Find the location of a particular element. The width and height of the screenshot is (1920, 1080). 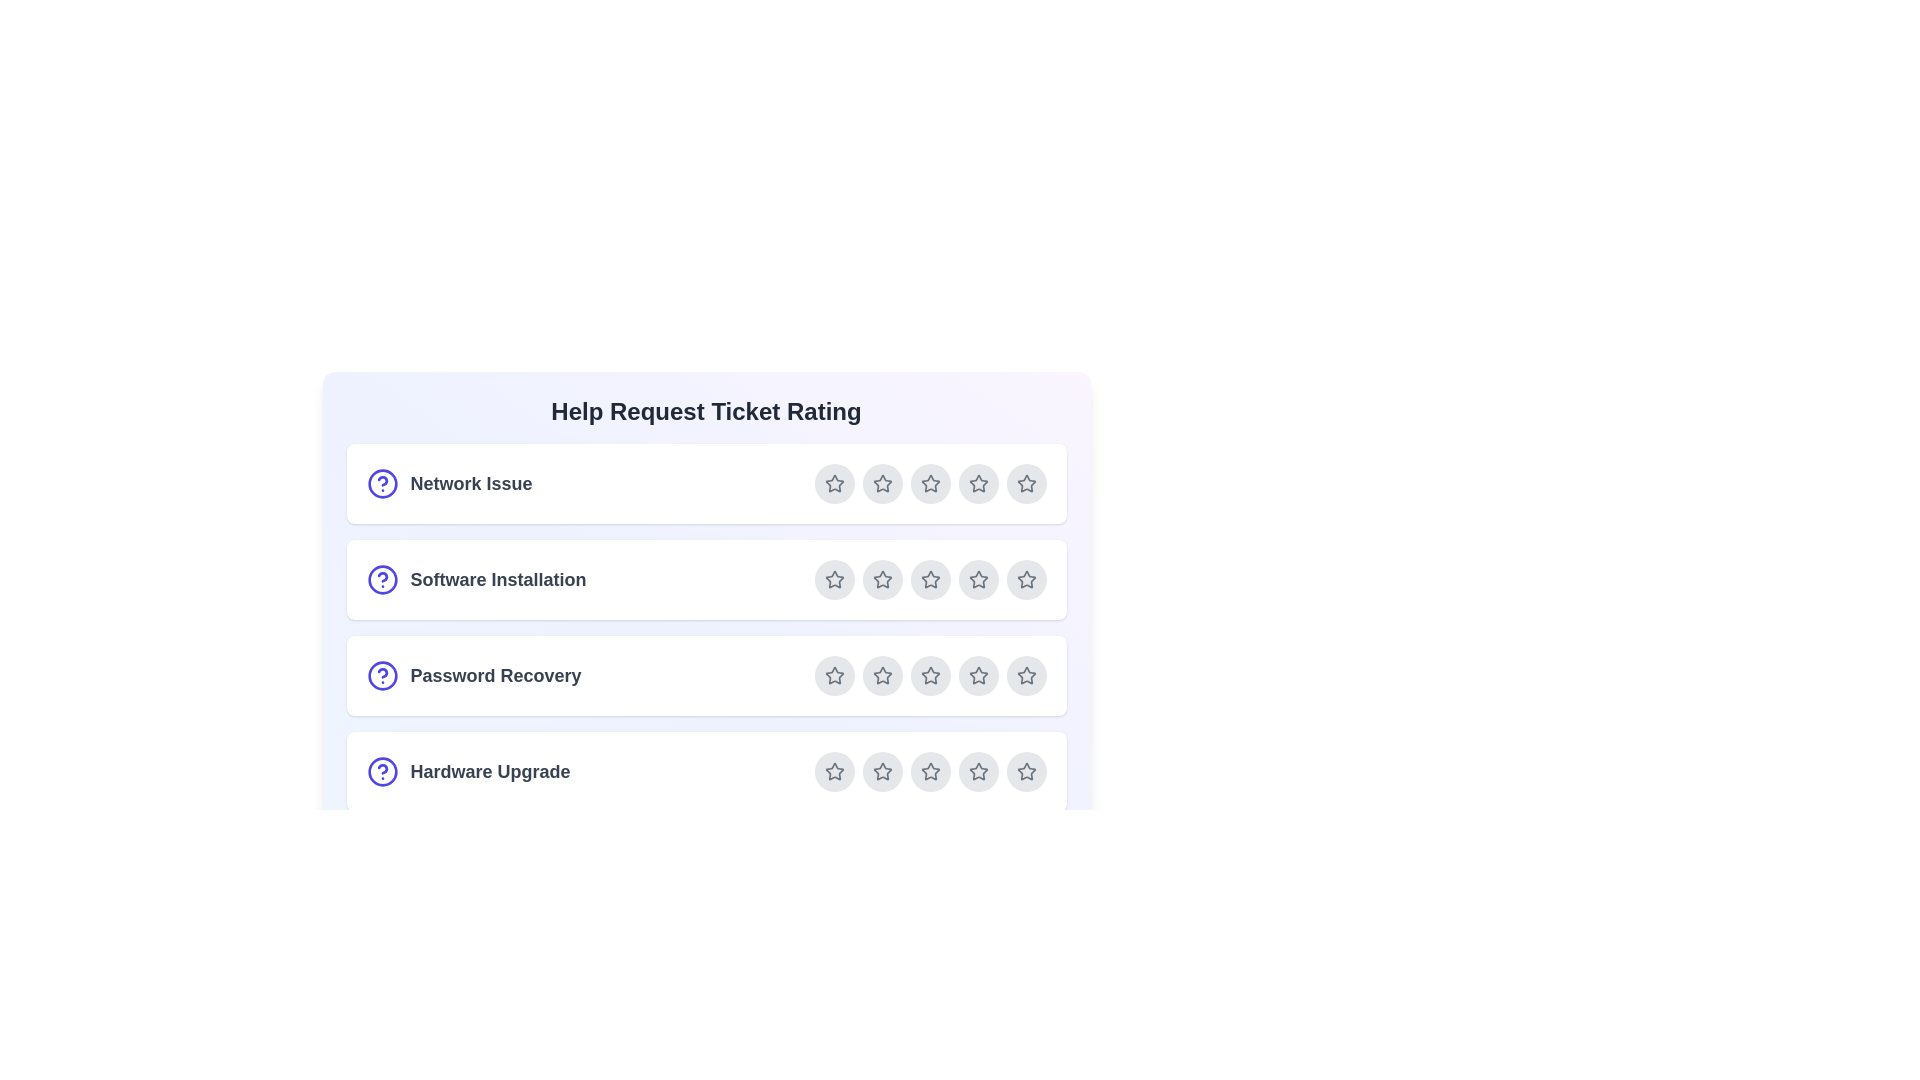

the star corresponding to 4 for the ticket Password Recovery is located at coordinates (978, 675).